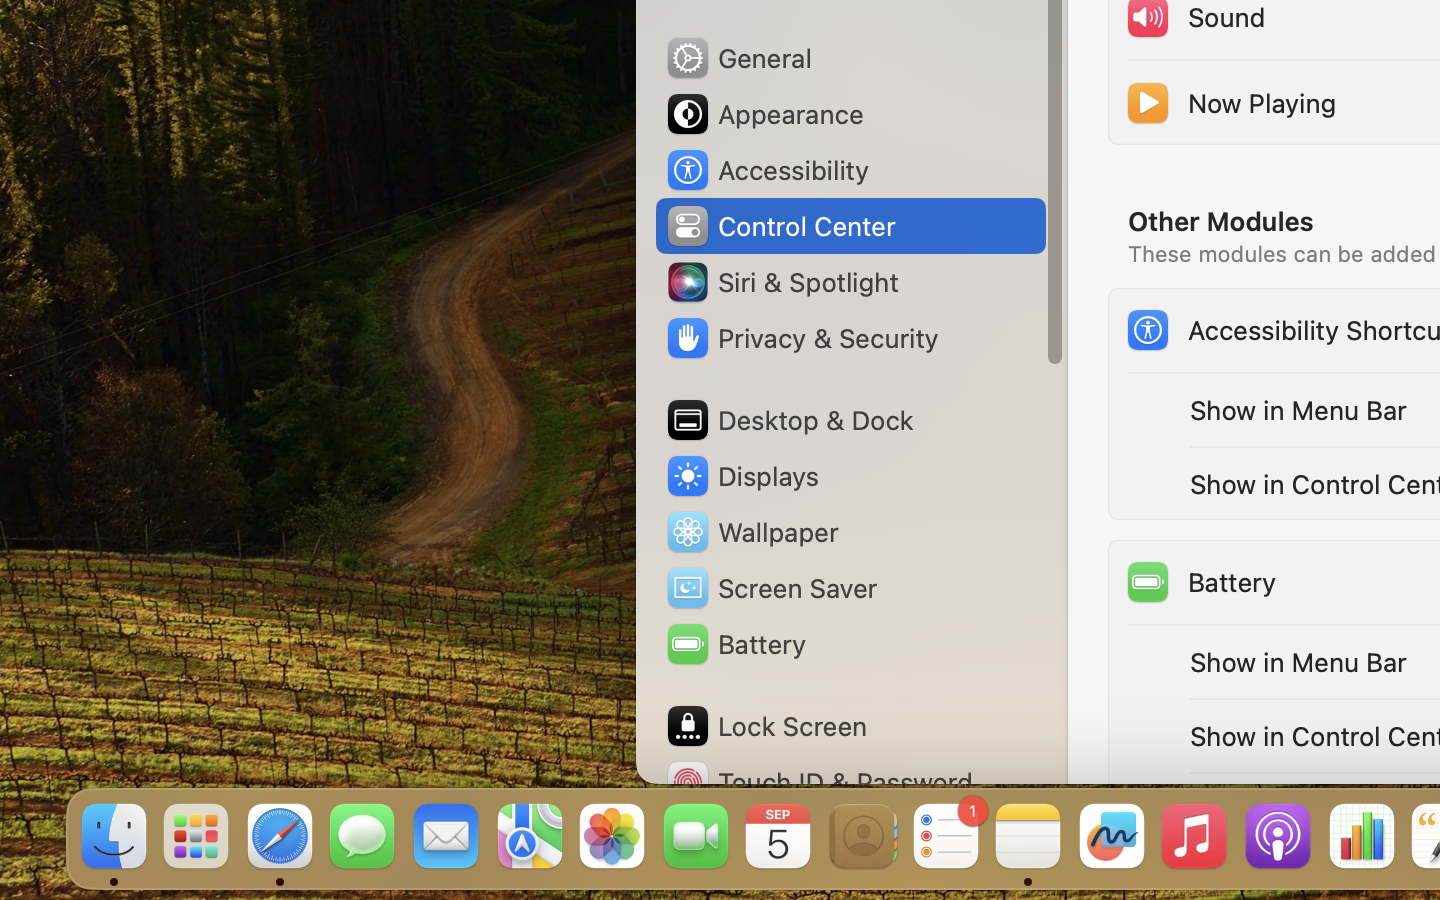 The width and height of the screenshot is (1440, 900). What do you see at coordinates (1199, 582) in the screenshot?
I see `'Battery'` at bounding box center [1199, 582].